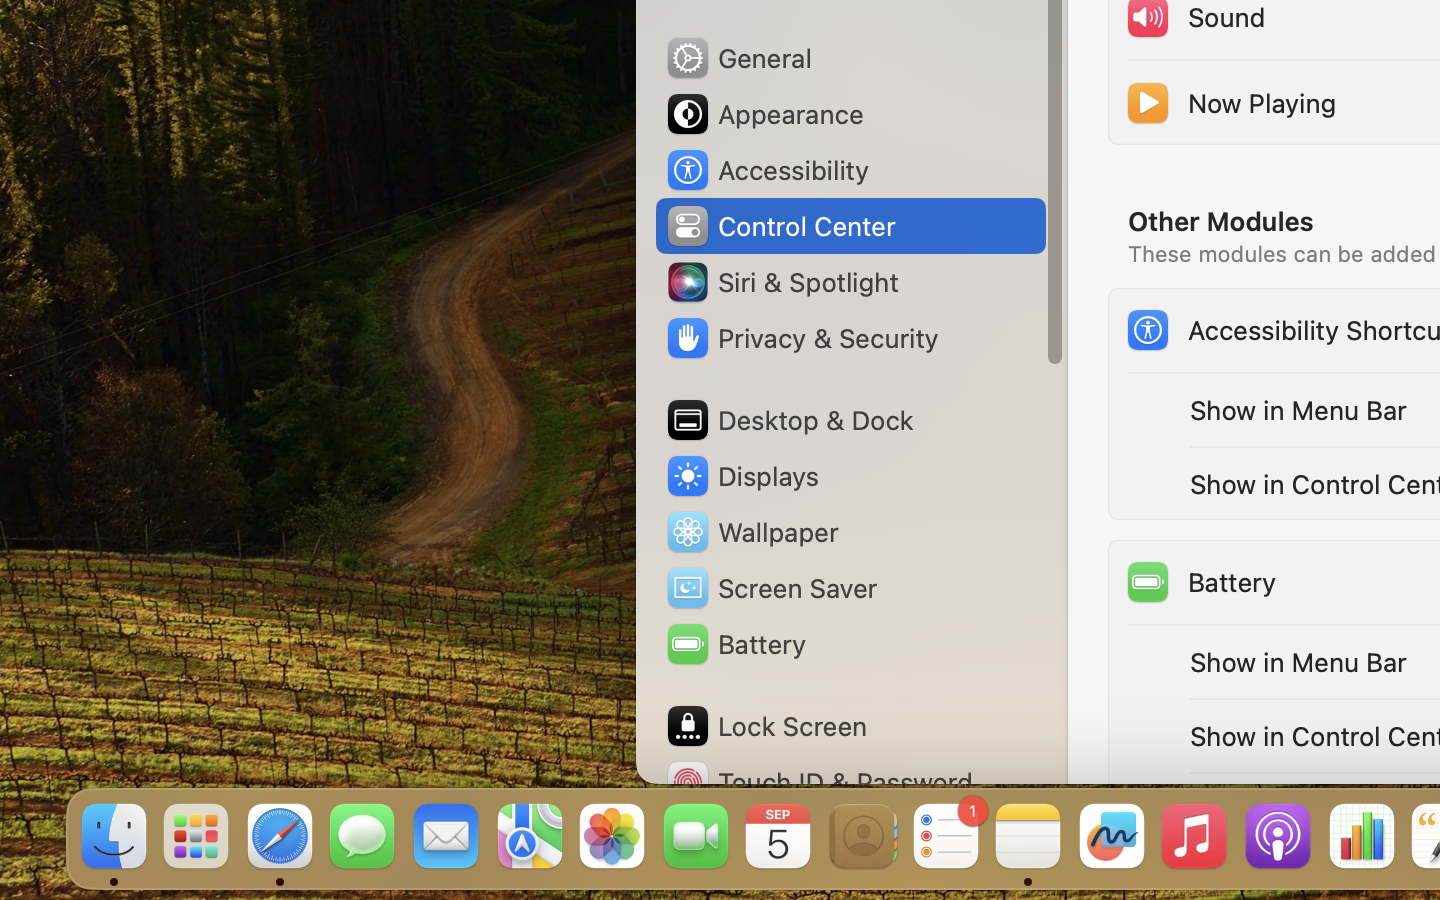 The width and height of the screenshot is (1440, 900). What do you see at coordinates (1199, 582) in the screenshot?
I see `'Battery'` at bounding box center [1199, 582].